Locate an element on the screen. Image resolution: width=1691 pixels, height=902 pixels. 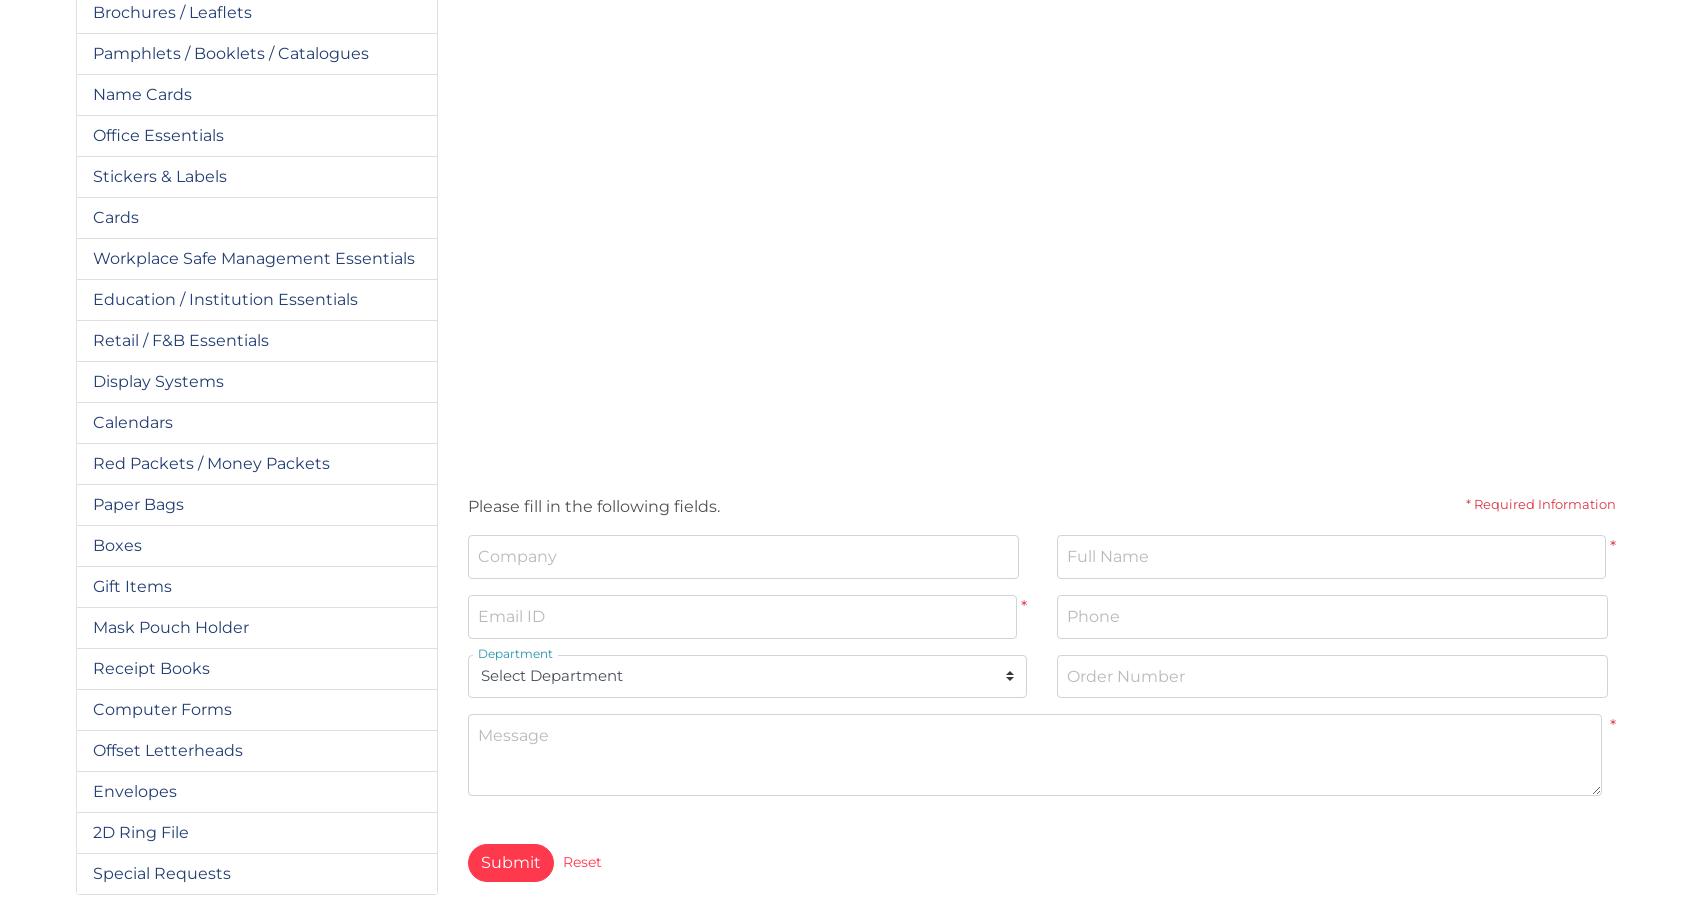
'Gift Items' is located at coordinates (131, 585).